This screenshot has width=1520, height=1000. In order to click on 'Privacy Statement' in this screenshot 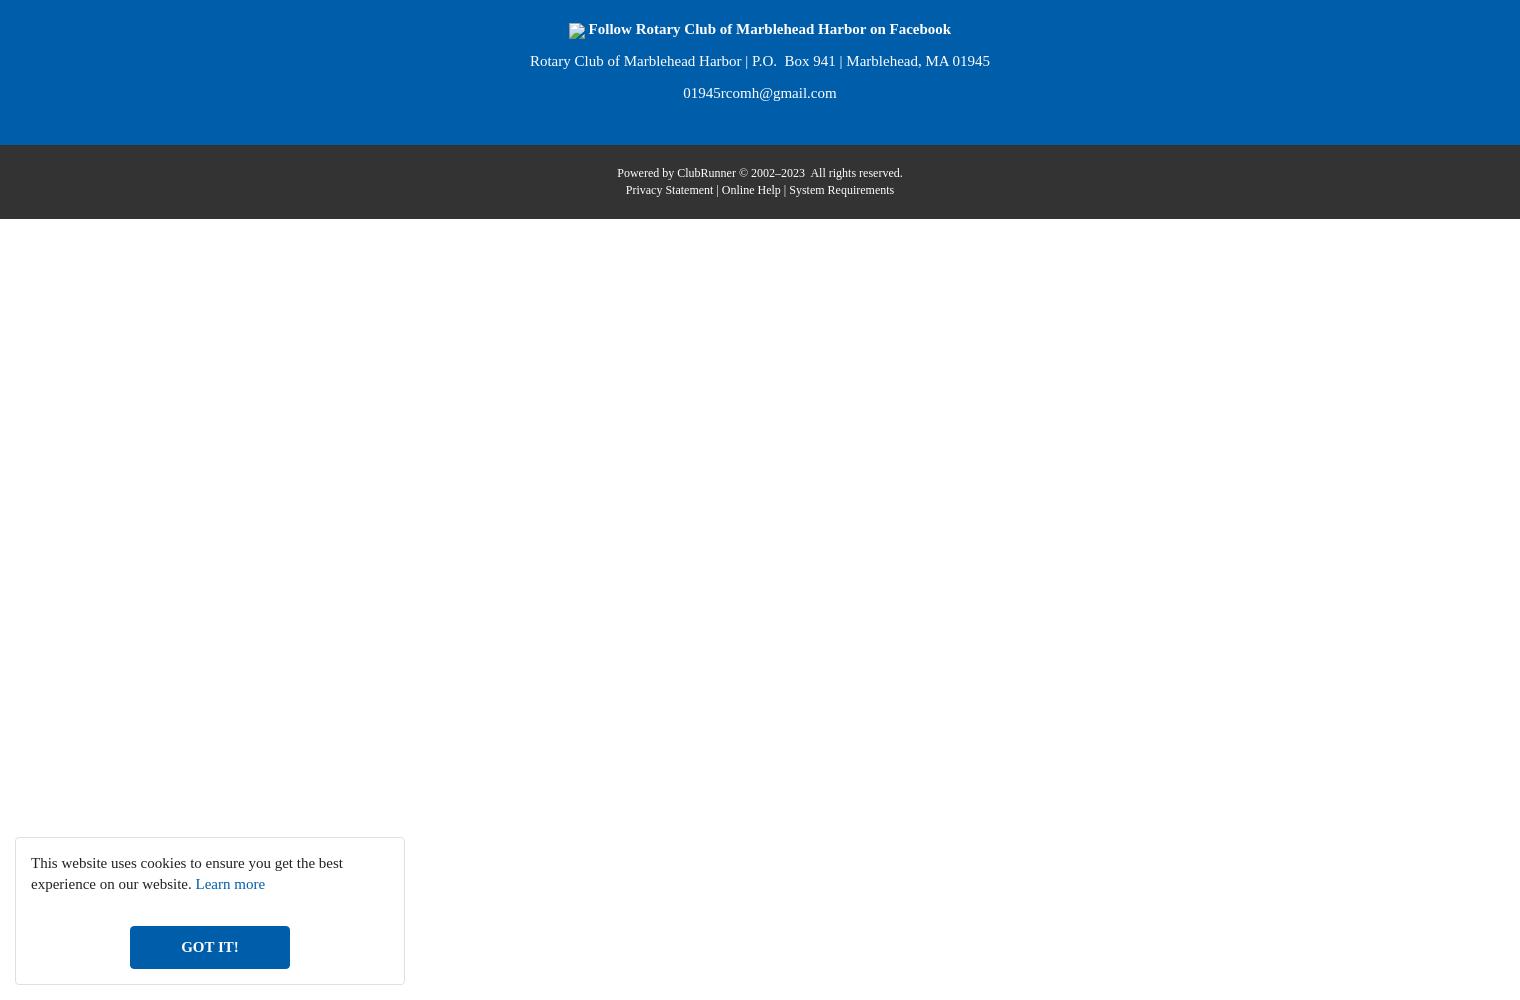, I will do `click(668, 188)`.